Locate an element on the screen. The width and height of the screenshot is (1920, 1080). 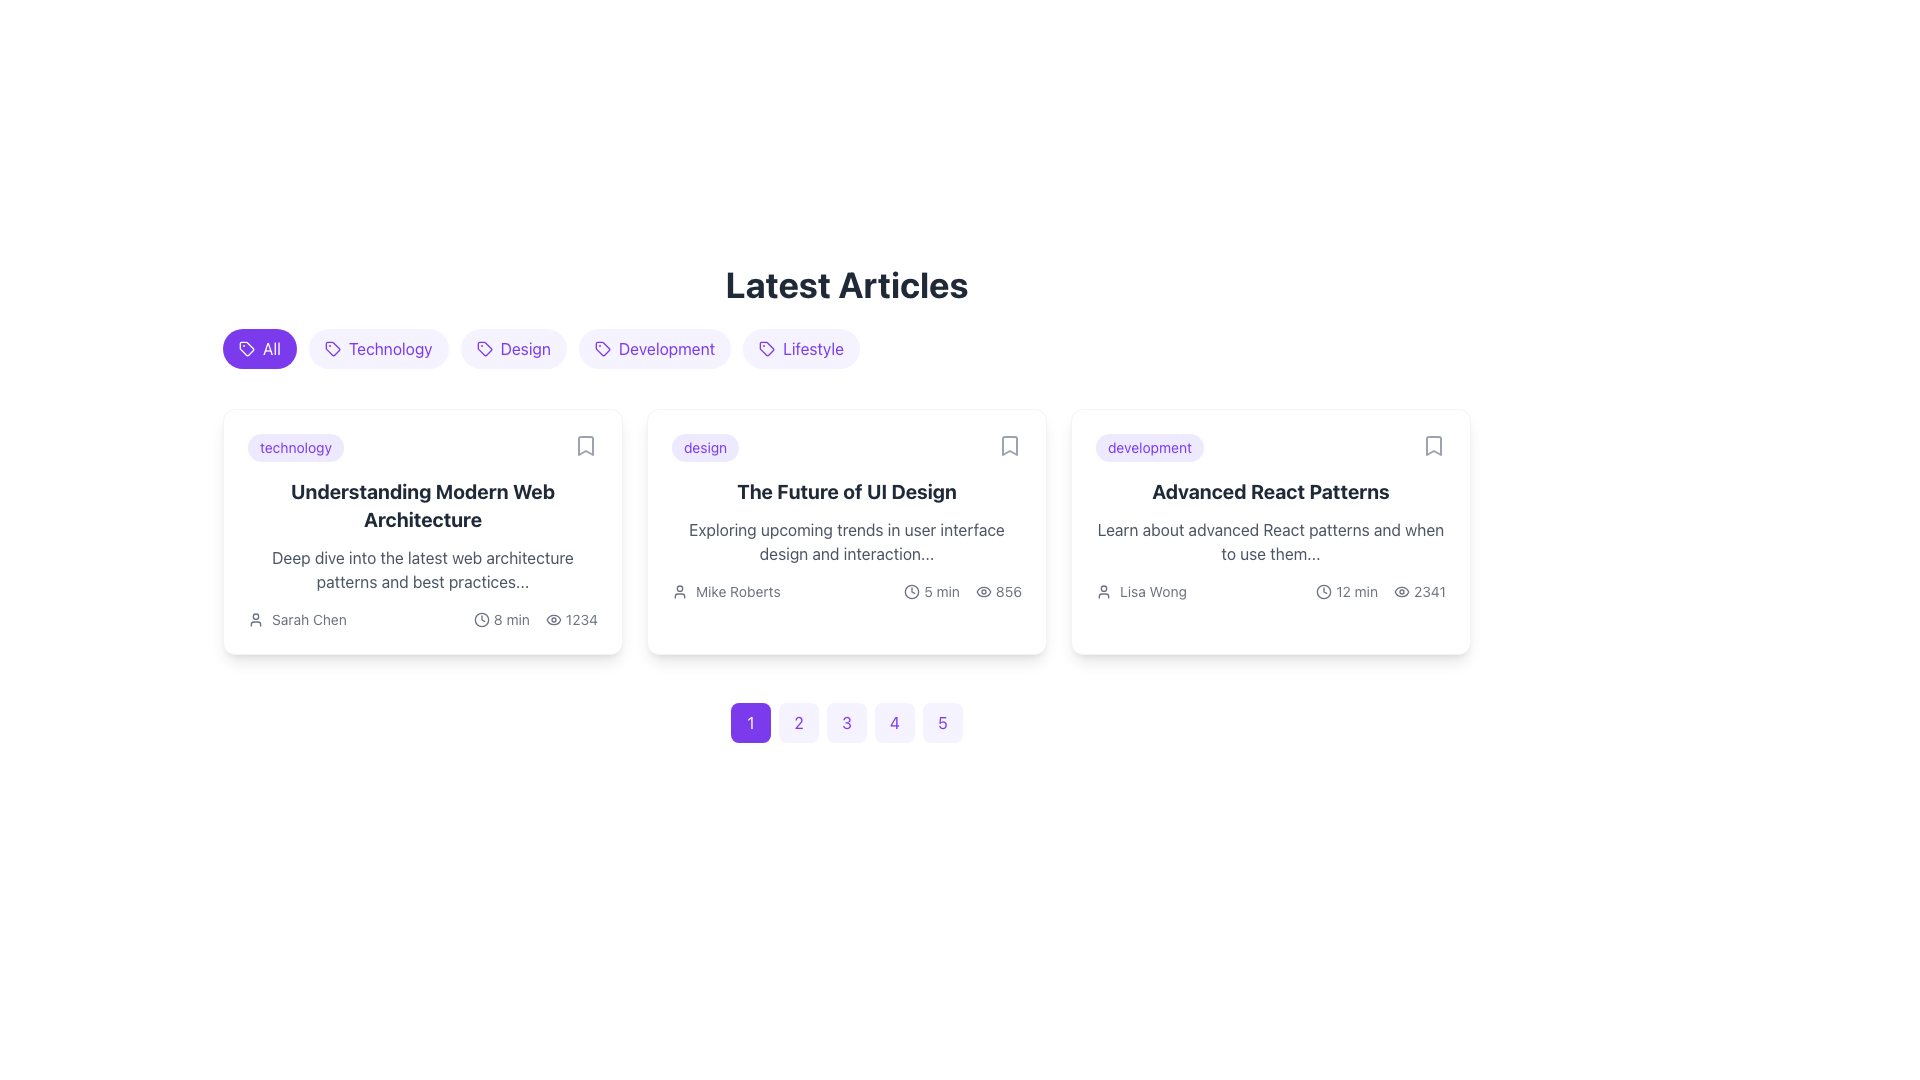
the title text of the article located in the middle of the card, which is positioned below the category tag 'development' and above the brief description is located at coordinates (1270, 492).